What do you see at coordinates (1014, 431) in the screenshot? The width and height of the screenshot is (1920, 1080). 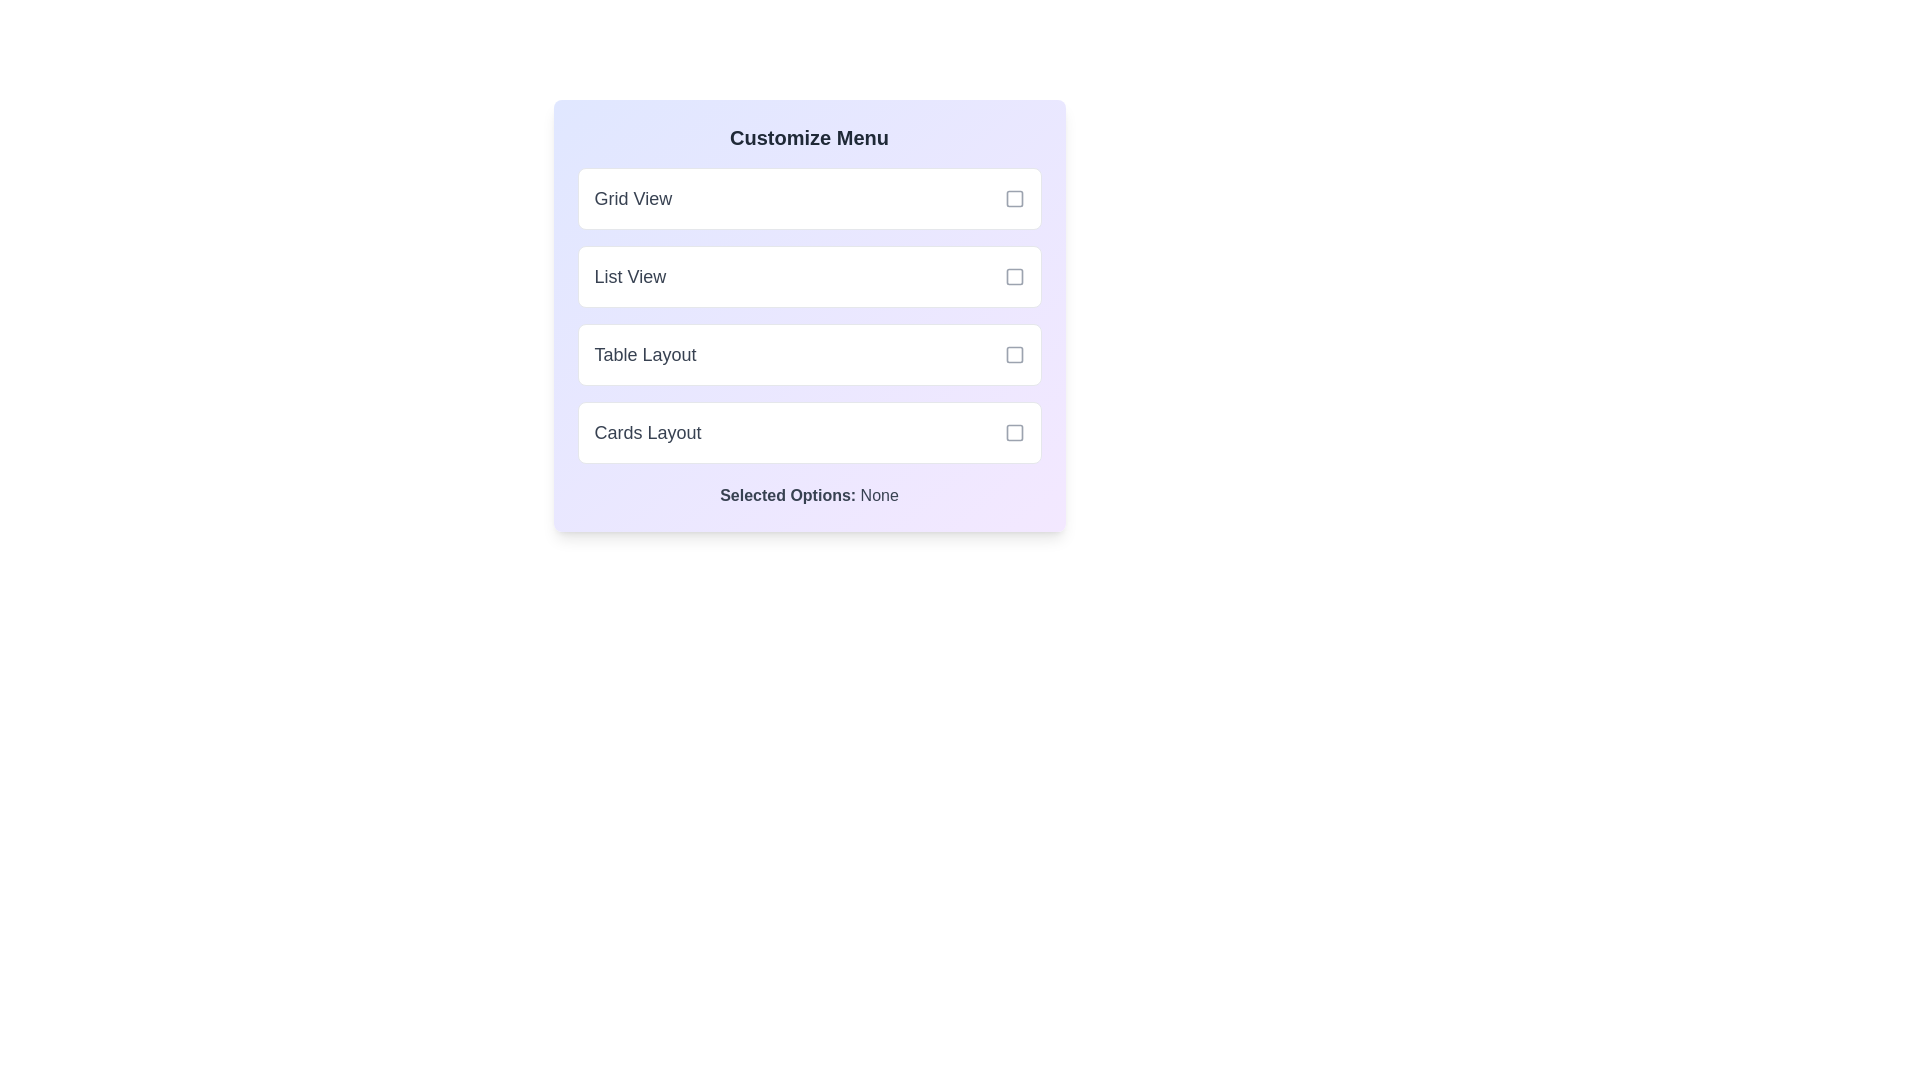 I see `the square icon with rounded corners located to the right of the 'Cards Layout' option` at bounding box center [1014, 431].